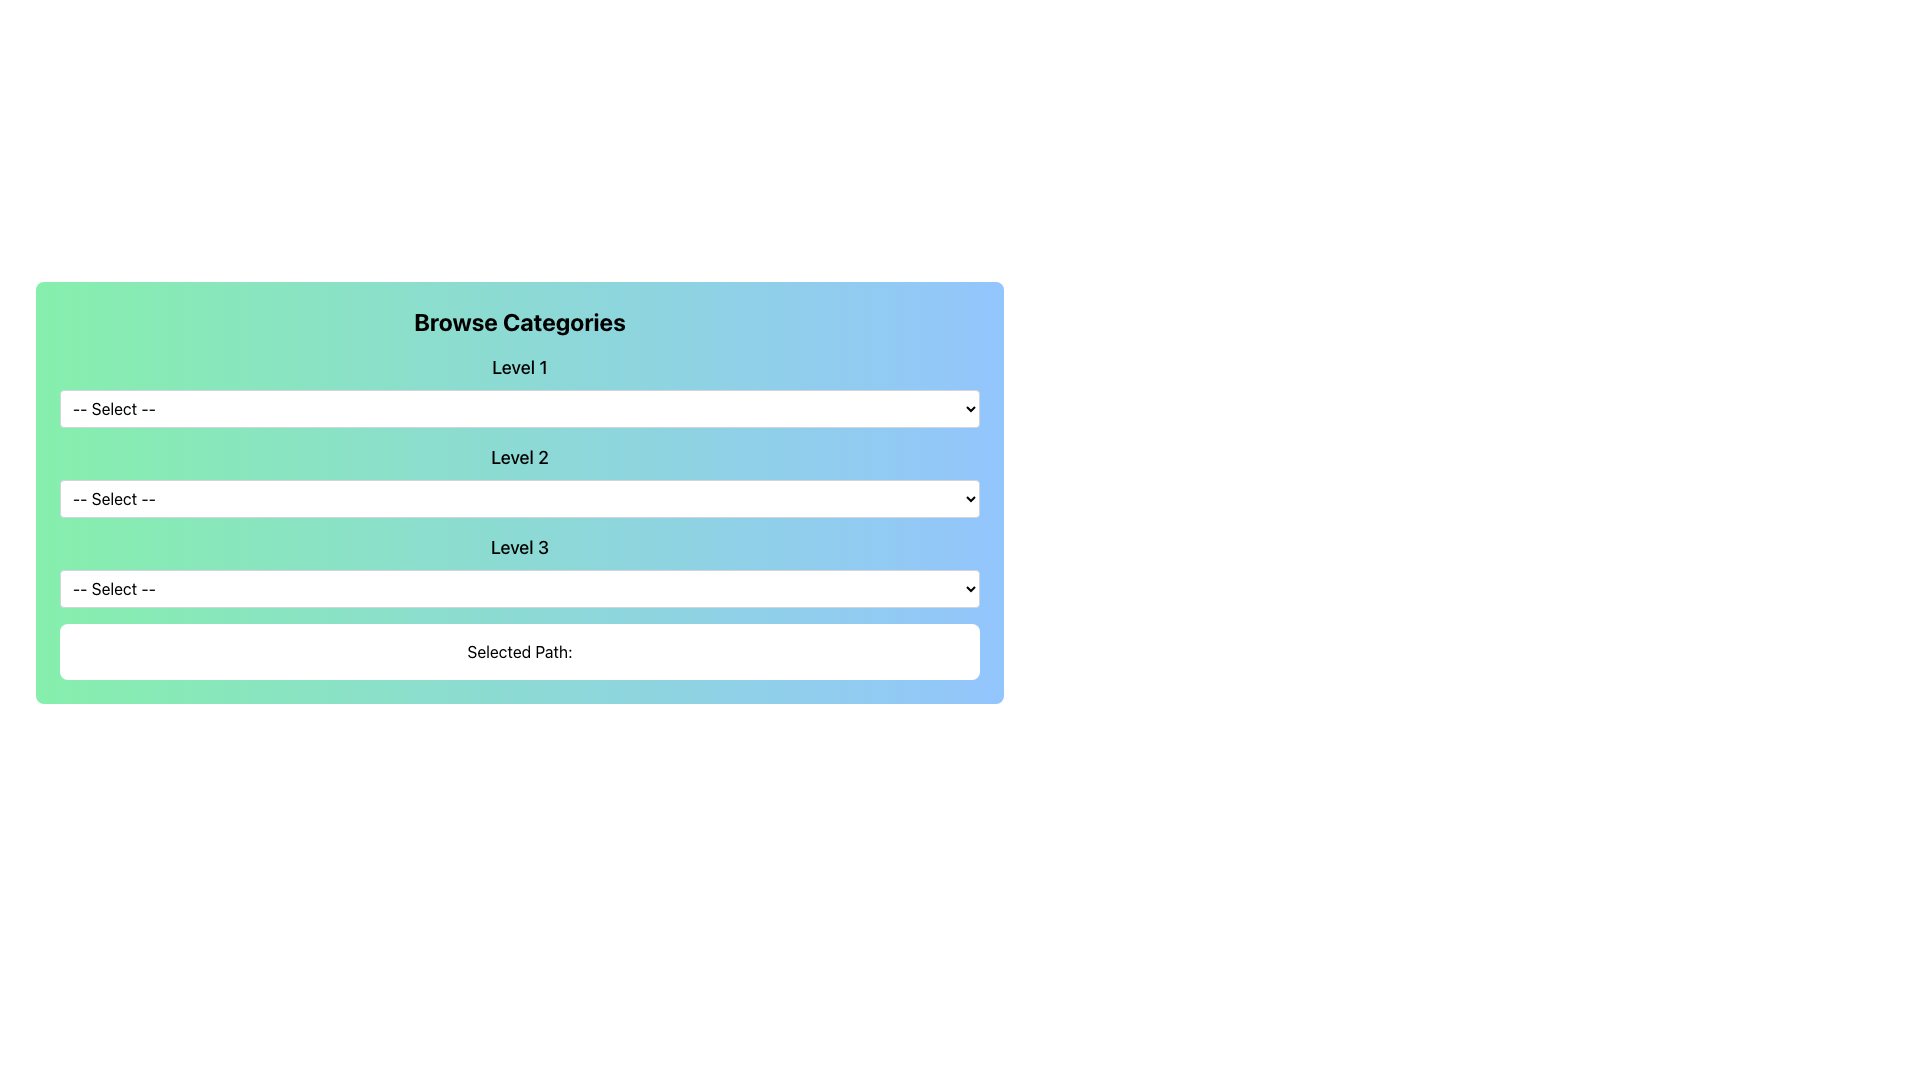 The image size is (1920, 1080). Describe the element at coordinates (519, 570) in the screenshot. I see `the 'Level 3' dropdown menu` at that location.